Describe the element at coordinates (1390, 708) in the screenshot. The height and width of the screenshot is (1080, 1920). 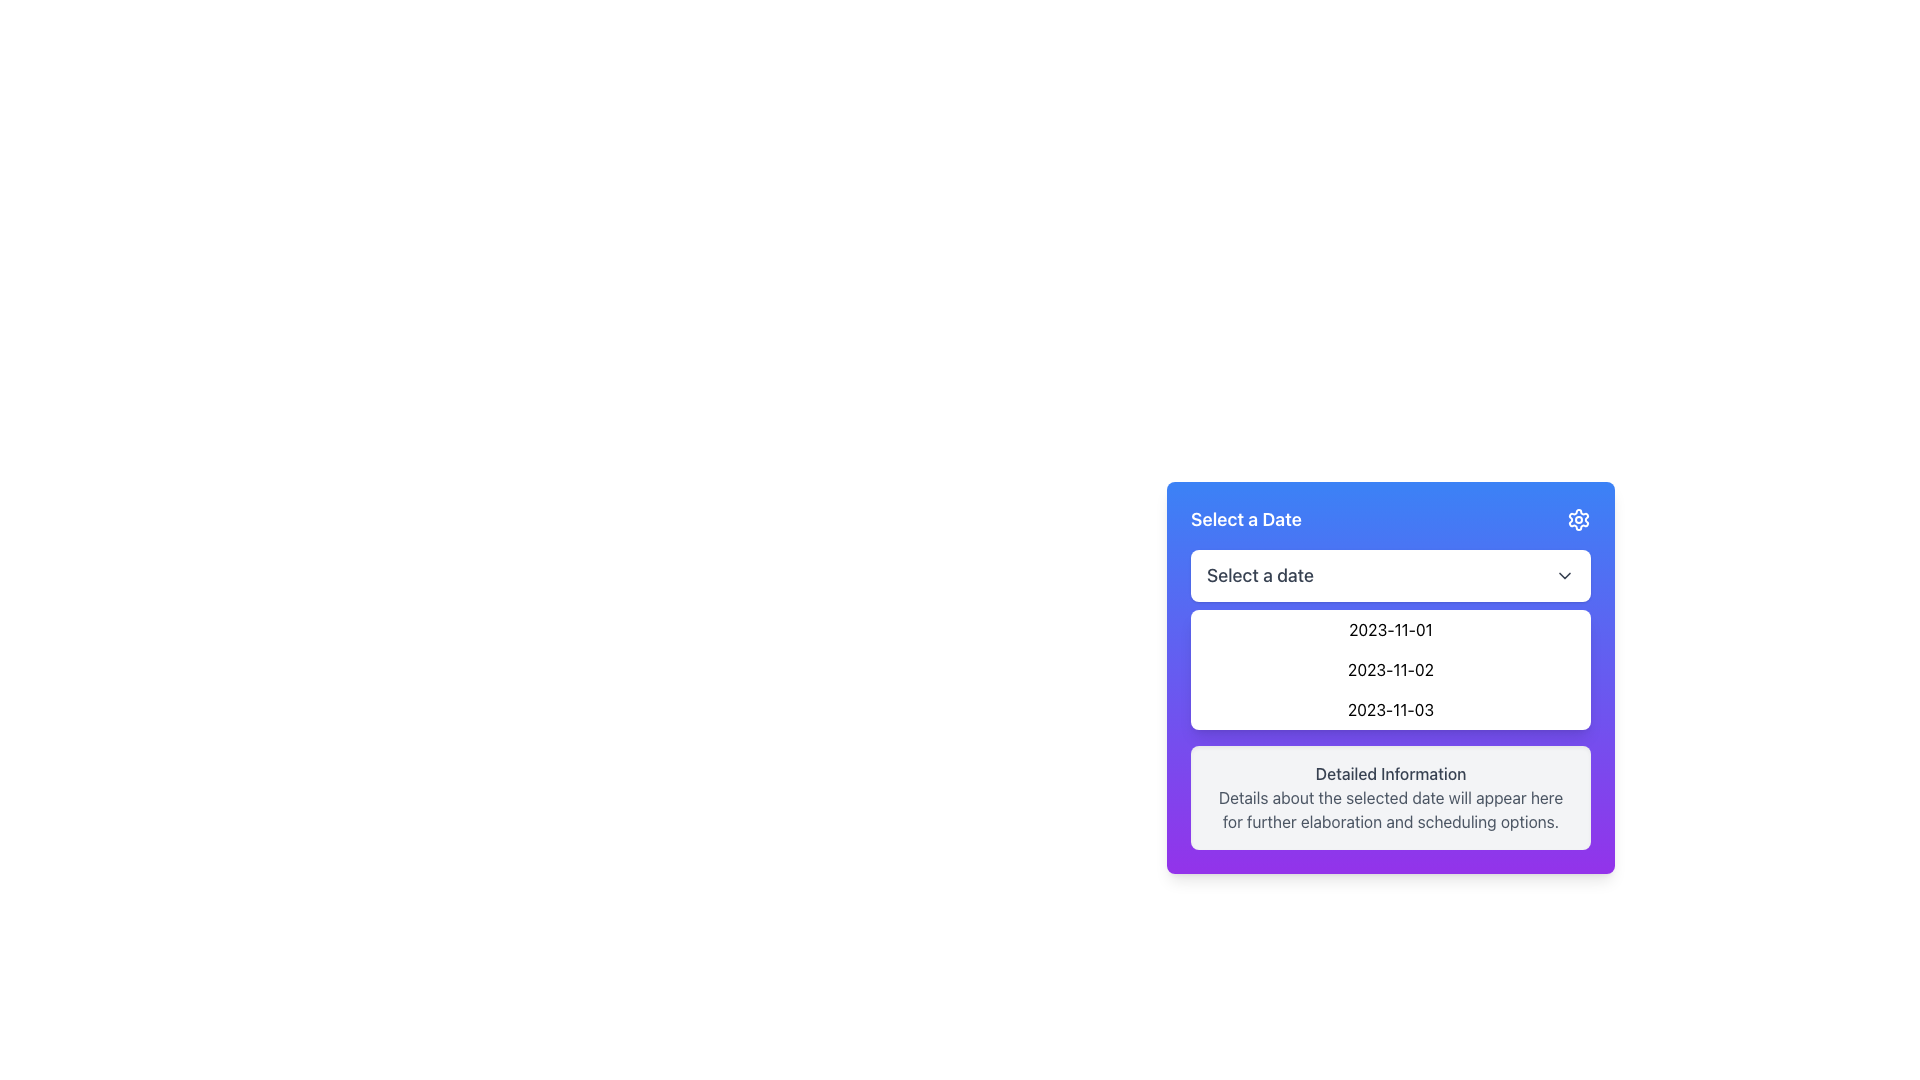
I see `the text-based list item displaying the date '2023-11-03'` at that location.